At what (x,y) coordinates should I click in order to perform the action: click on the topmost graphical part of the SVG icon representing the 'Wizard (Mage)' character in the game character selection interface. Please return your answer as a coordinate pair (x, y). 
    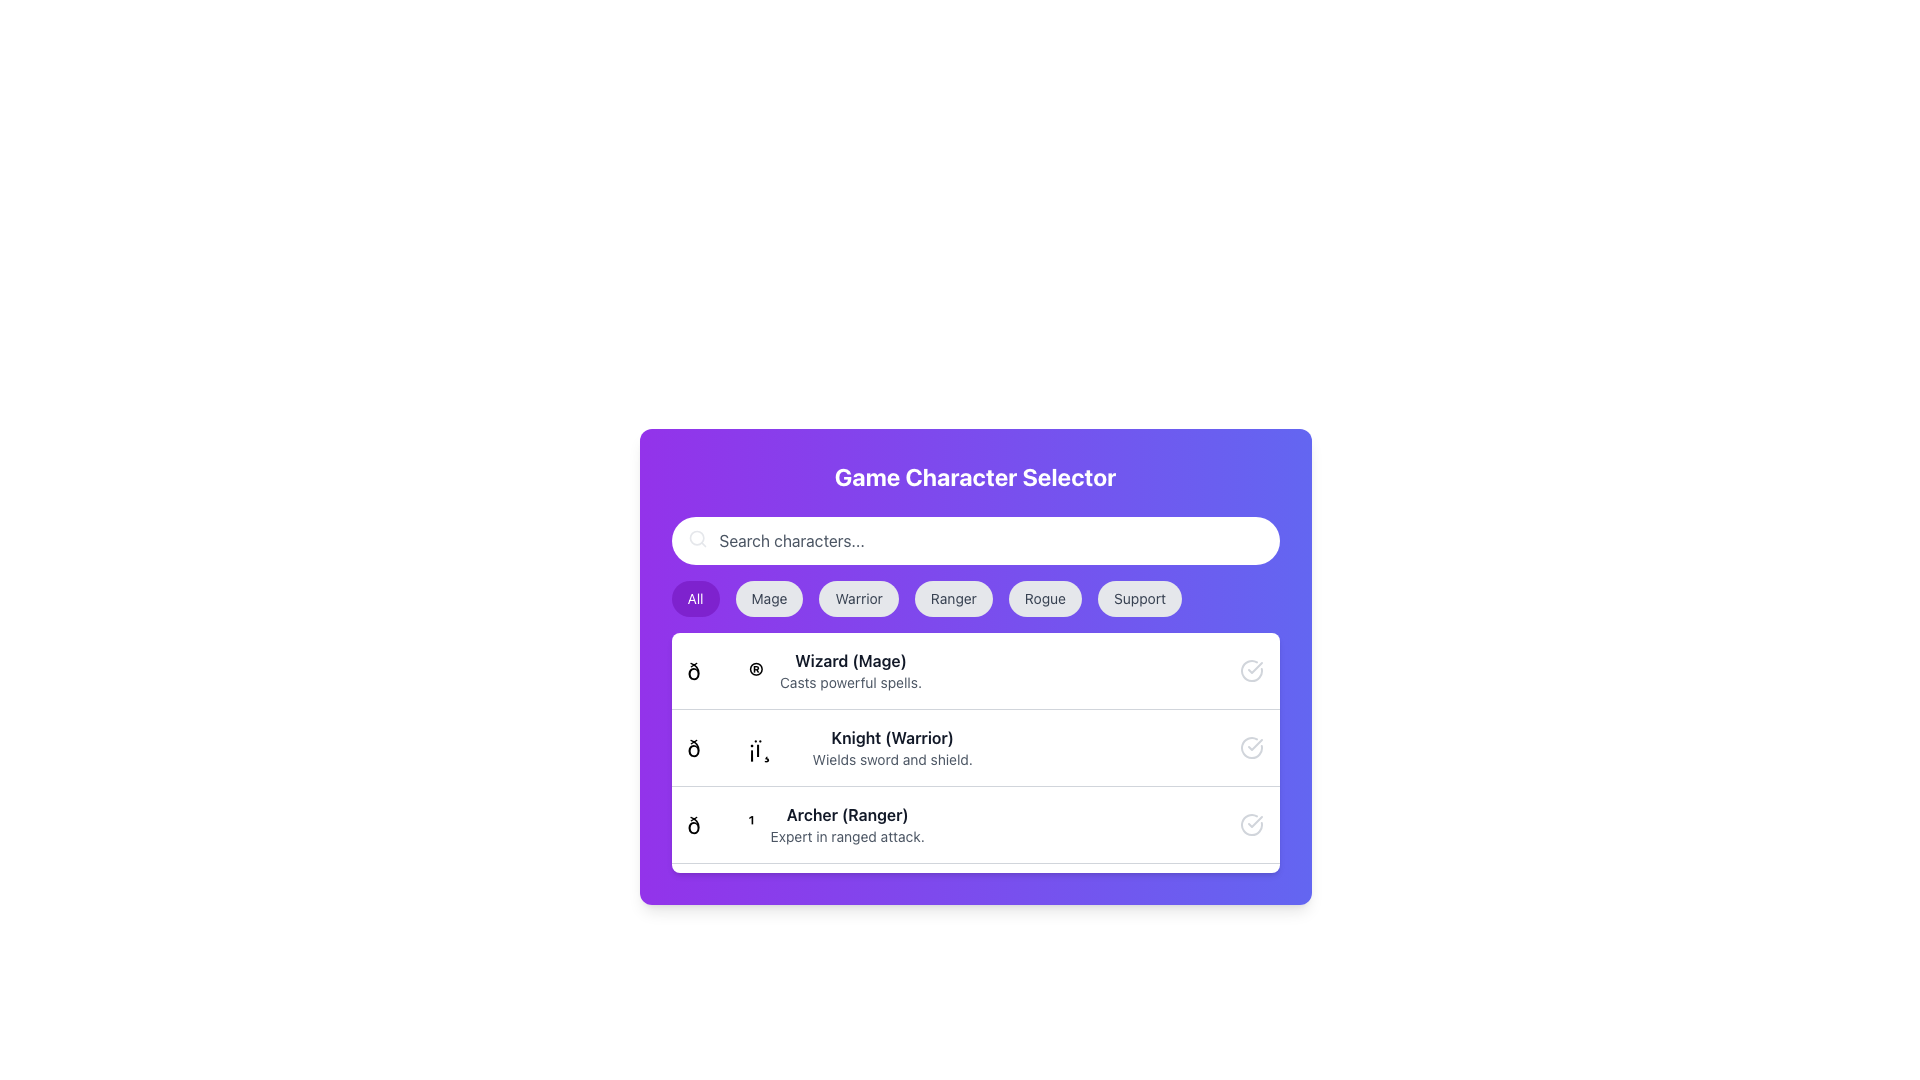
    Looking at the image, I should click on (1250, 671).